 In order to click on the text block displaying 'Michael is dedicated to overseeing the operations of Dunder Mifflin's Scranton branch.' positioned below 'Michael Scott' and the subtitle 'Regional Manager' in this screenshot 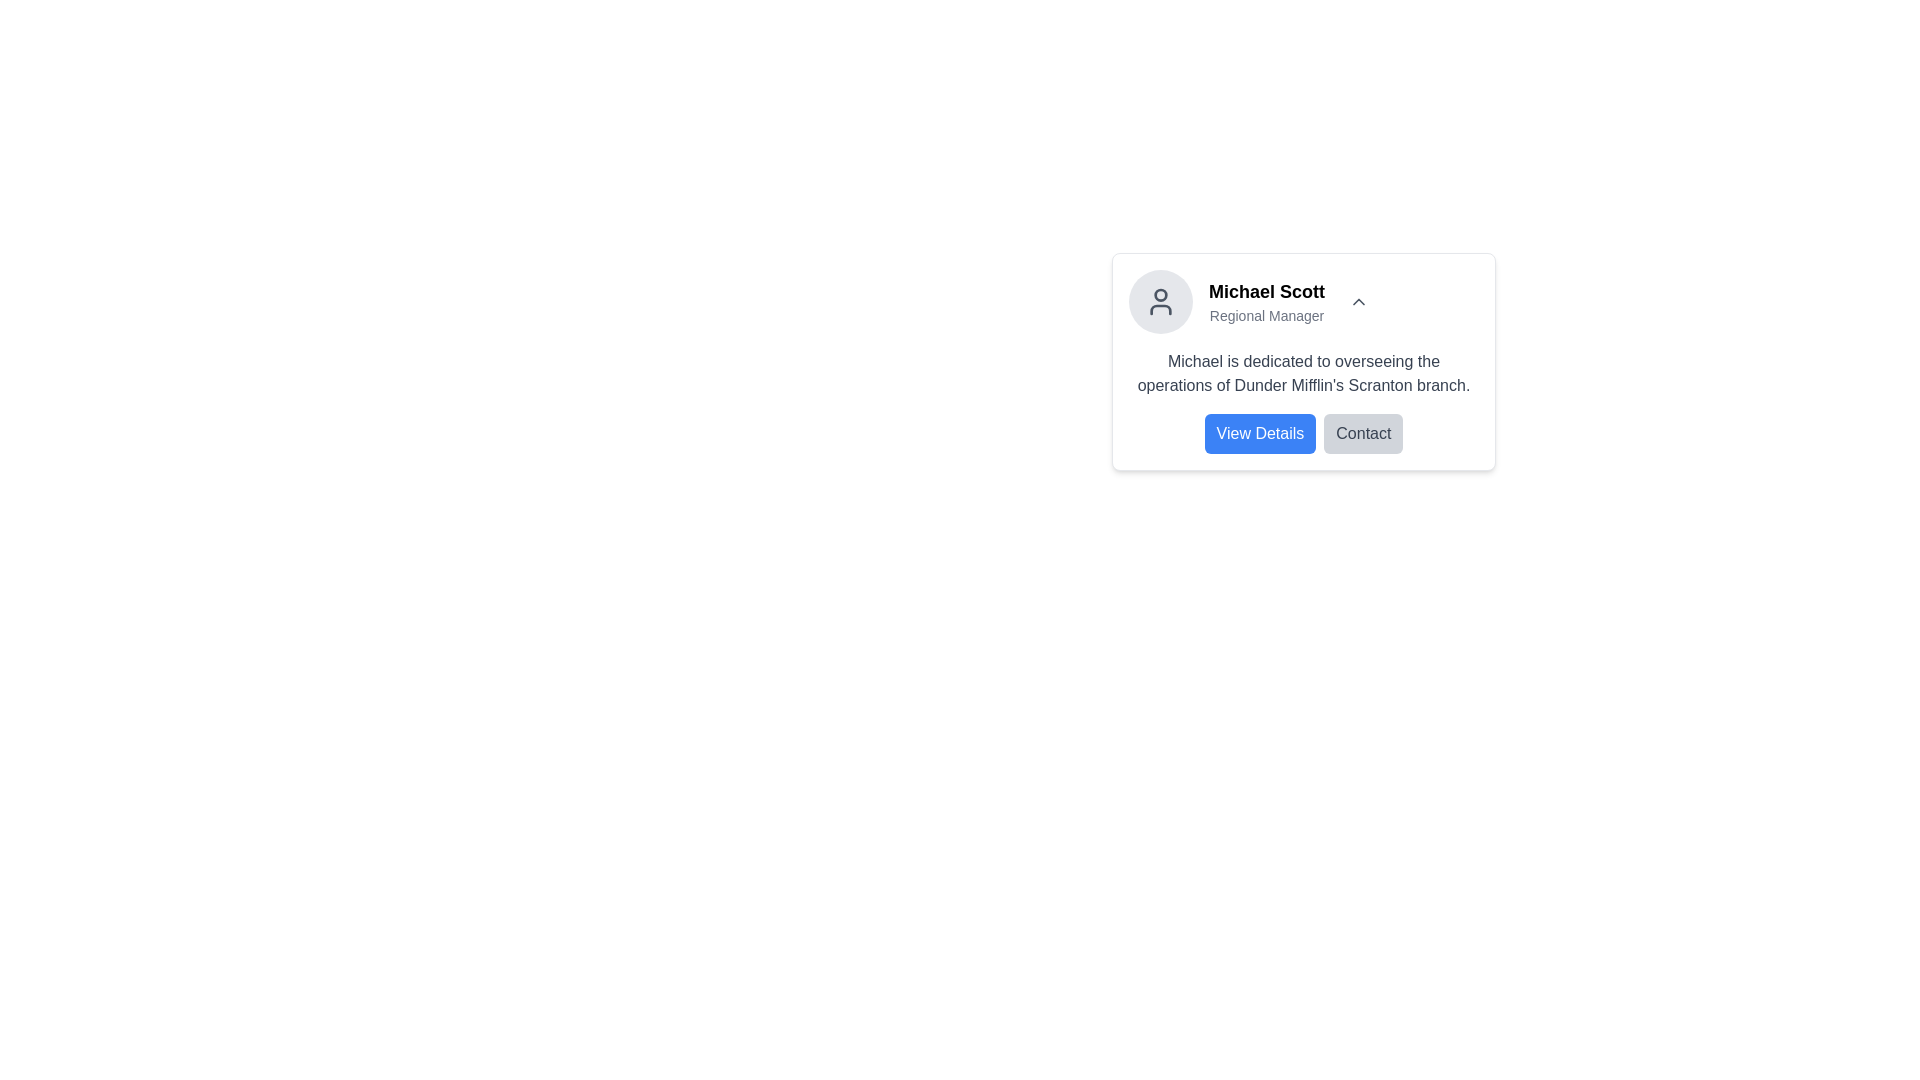, I will do `click(1304, 374)`.